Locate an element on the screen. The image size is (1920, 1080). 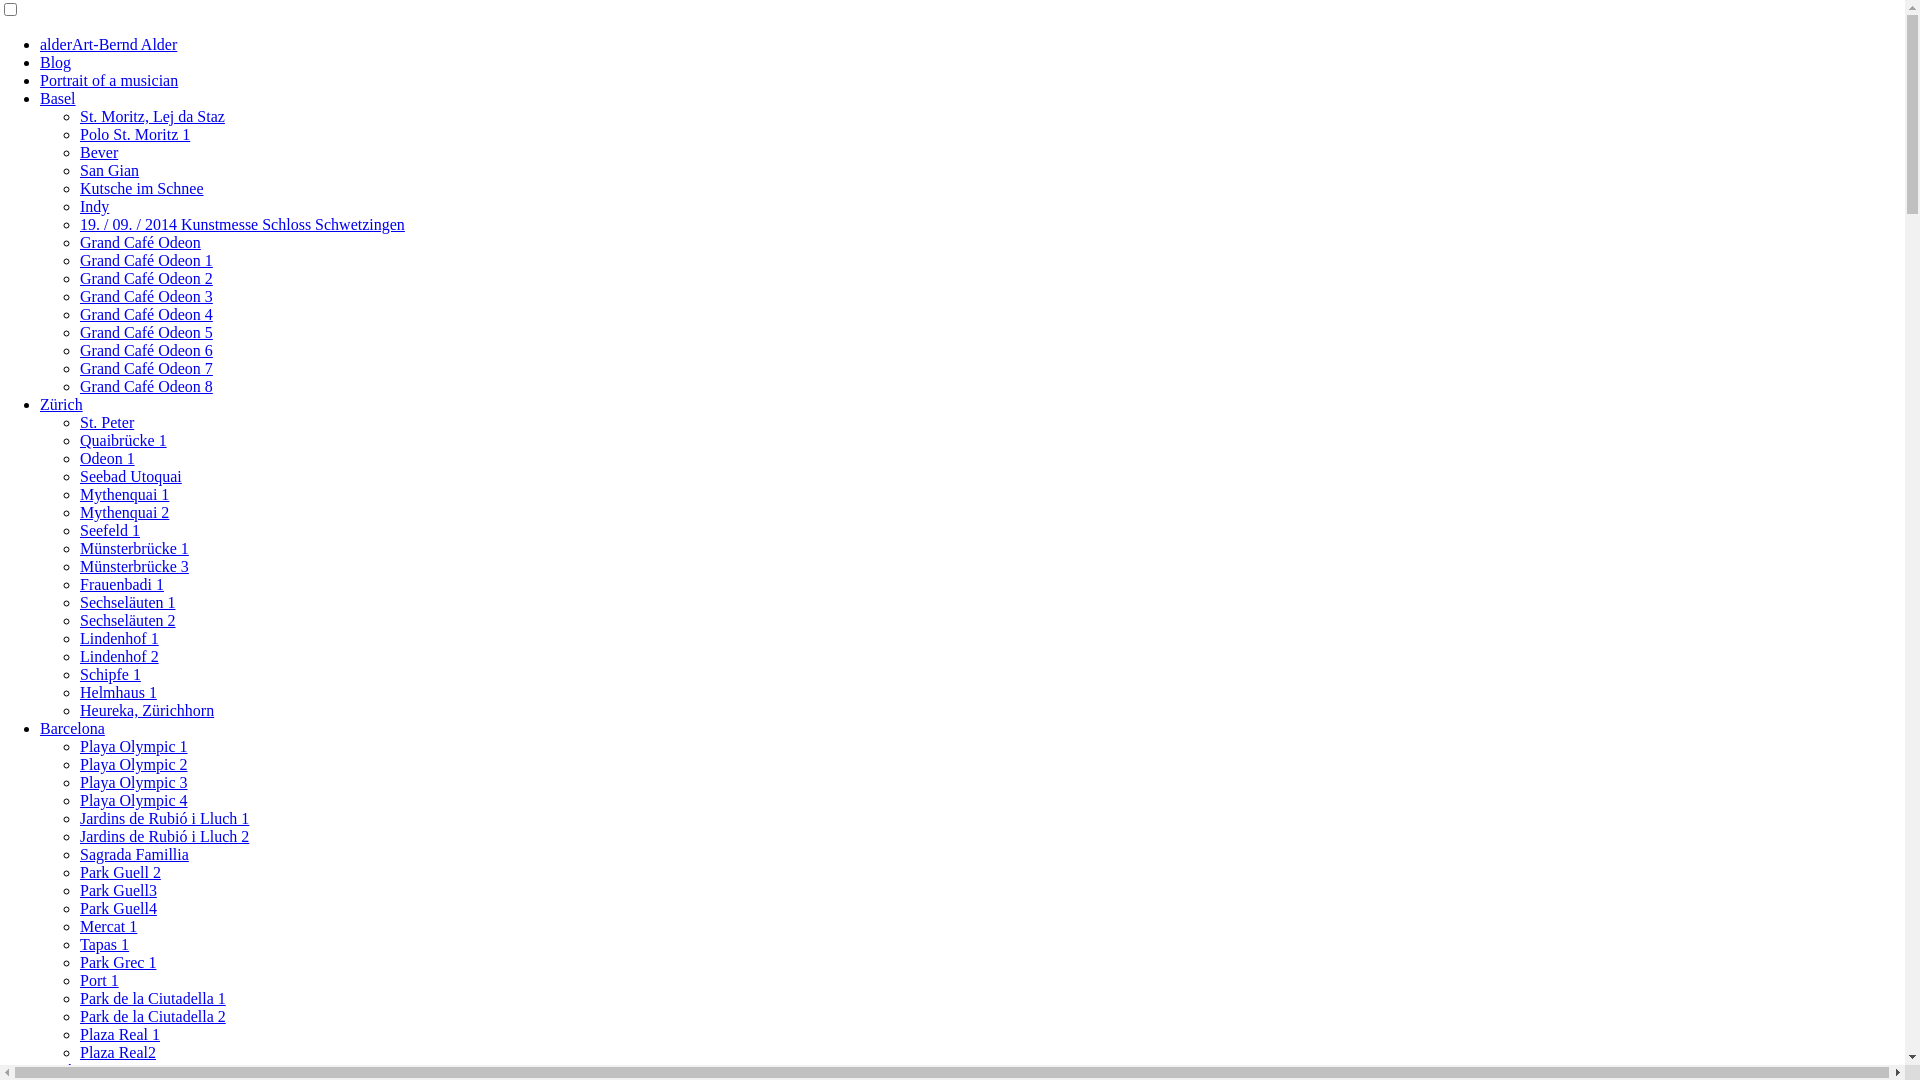
'St. Peter' is located at coordinates (105, 421).